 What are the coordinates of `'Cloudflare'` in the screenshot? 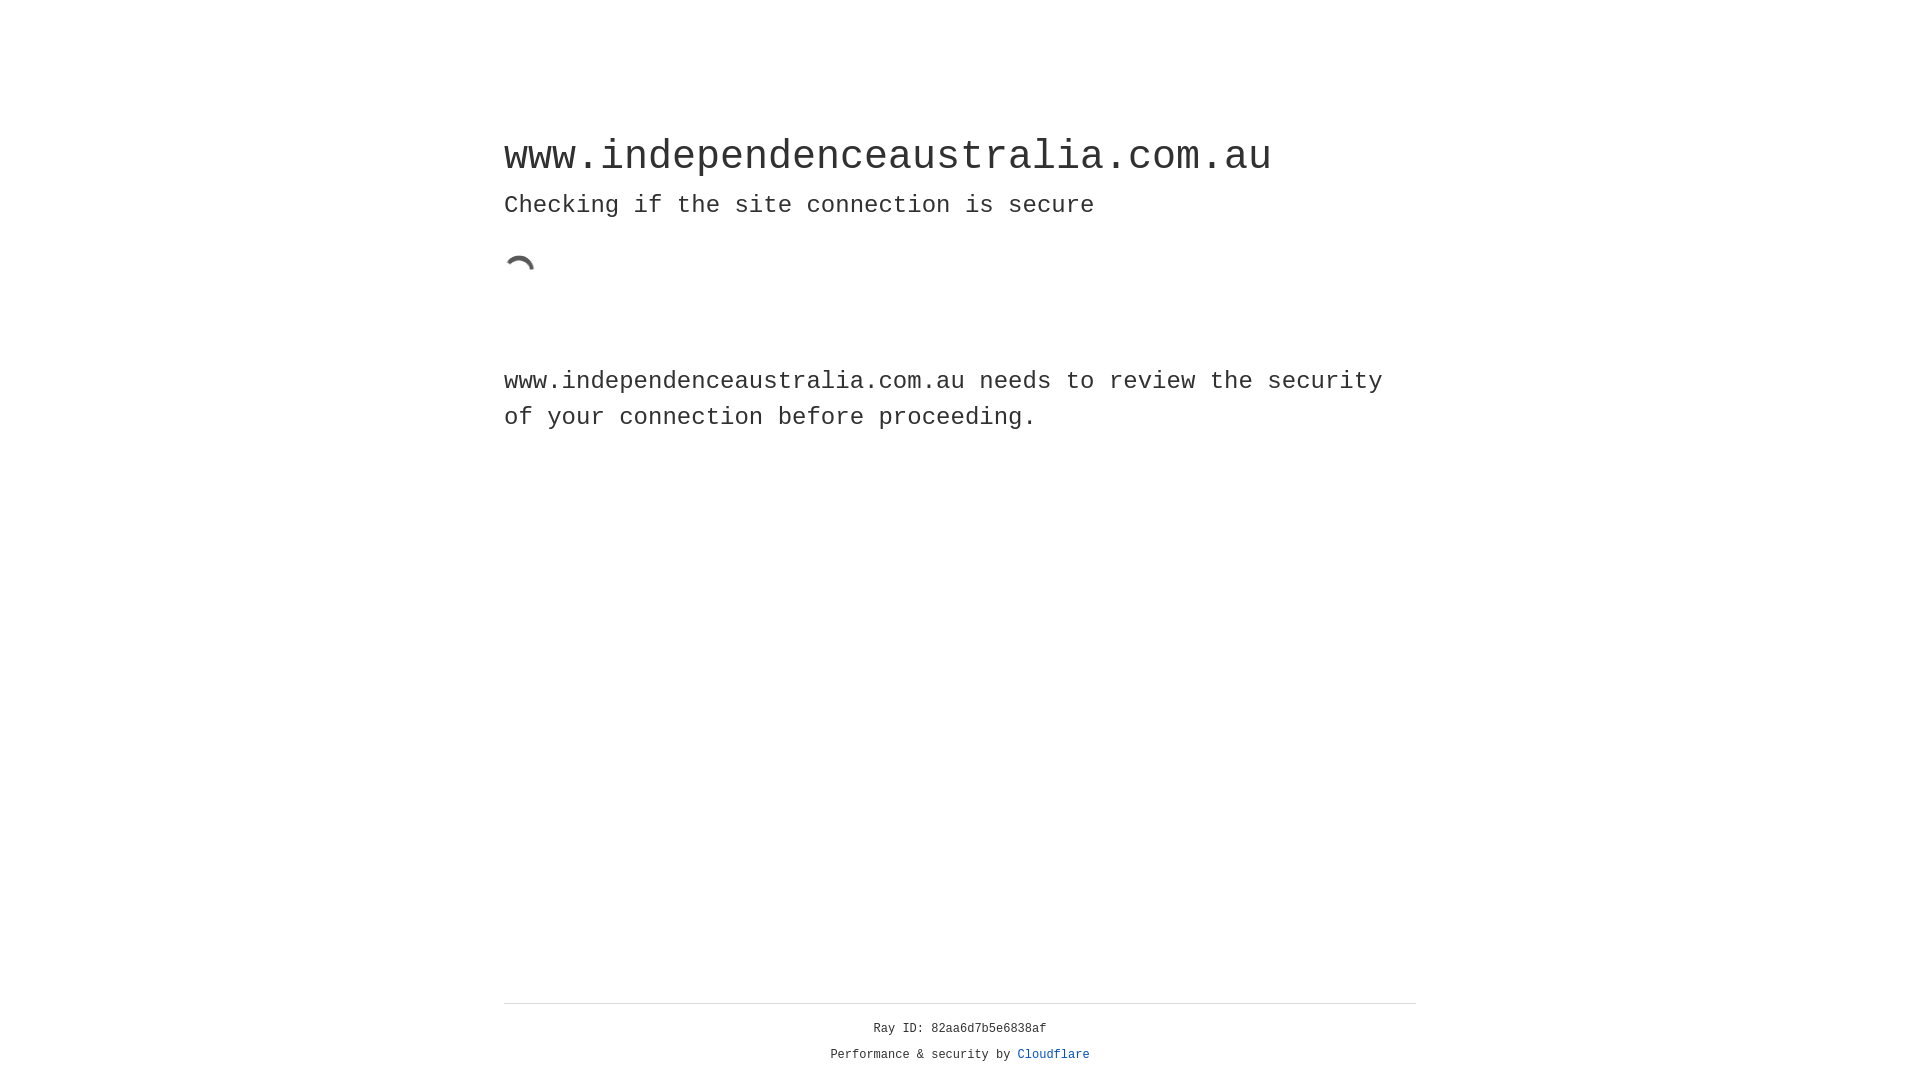 It's located at (1053, 1054).